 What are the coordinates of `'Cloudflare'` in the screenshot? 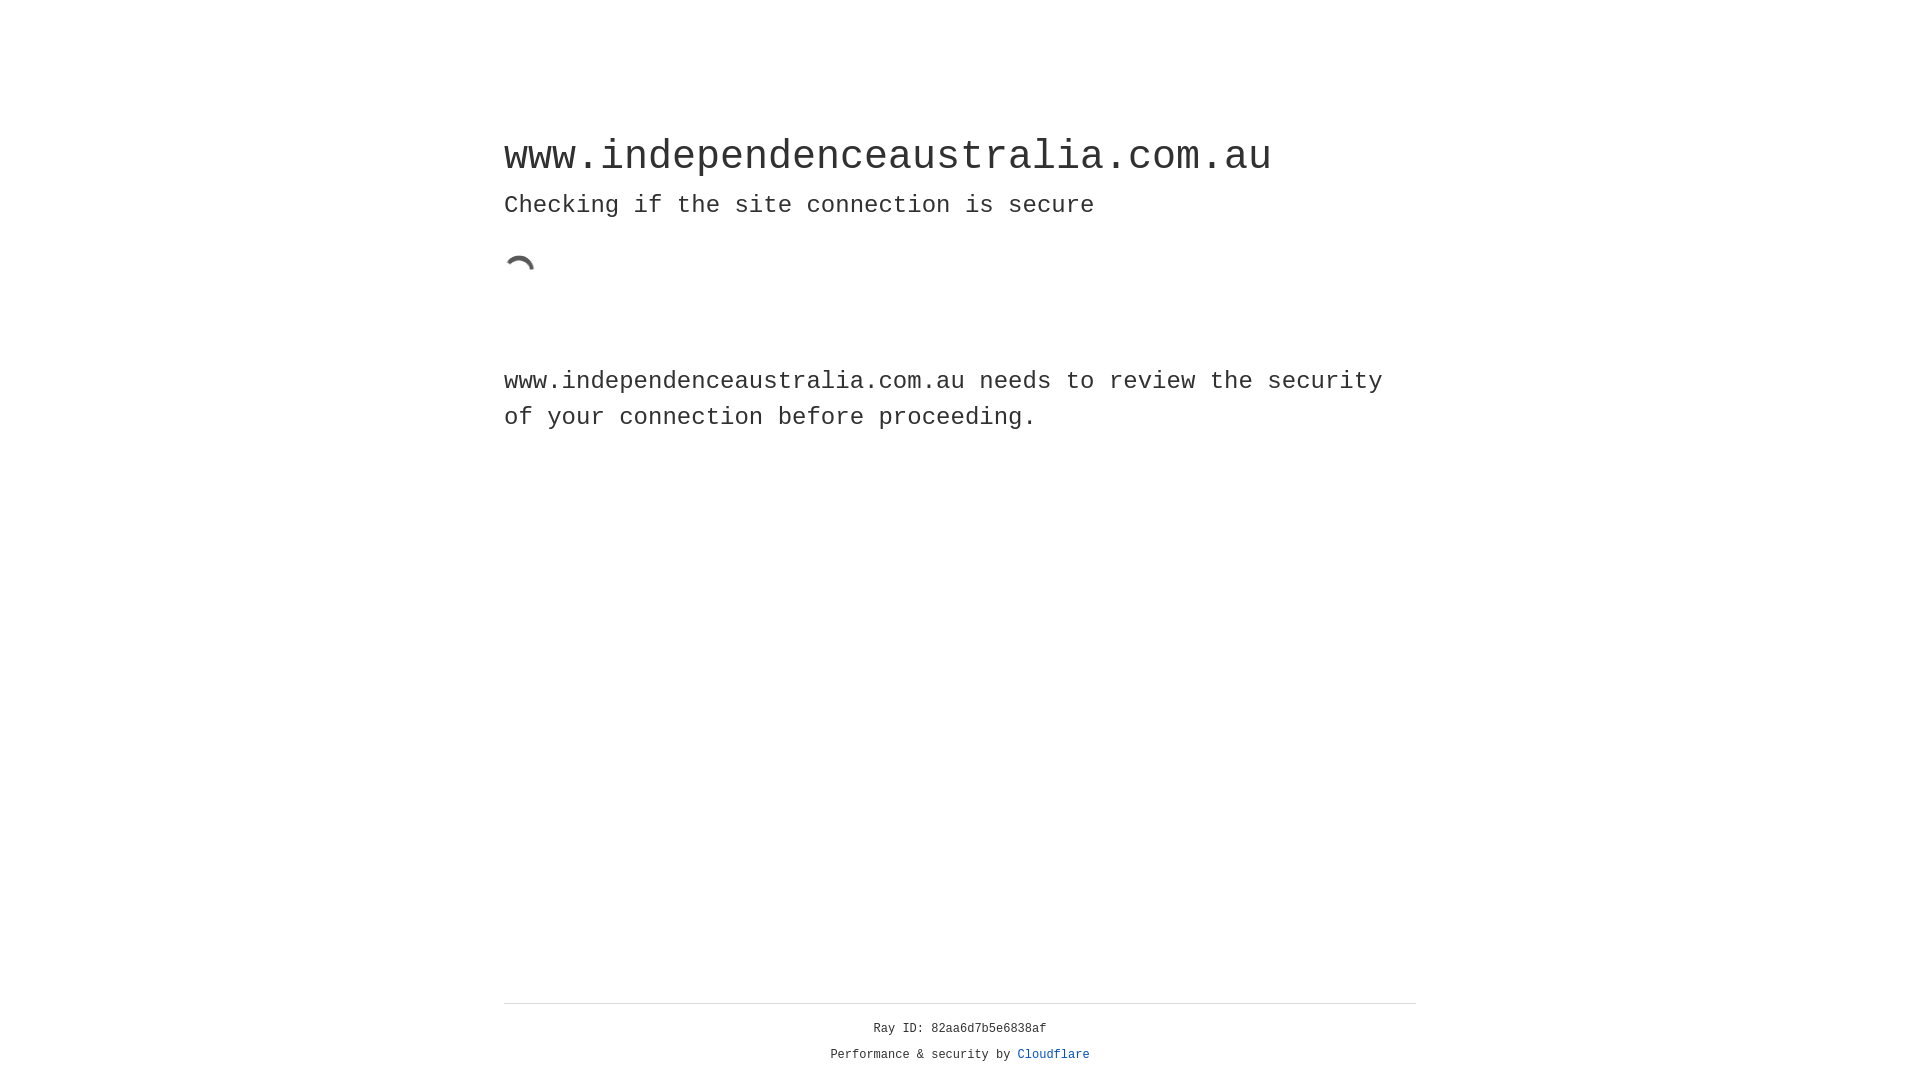 It's located at (1053, 1054).